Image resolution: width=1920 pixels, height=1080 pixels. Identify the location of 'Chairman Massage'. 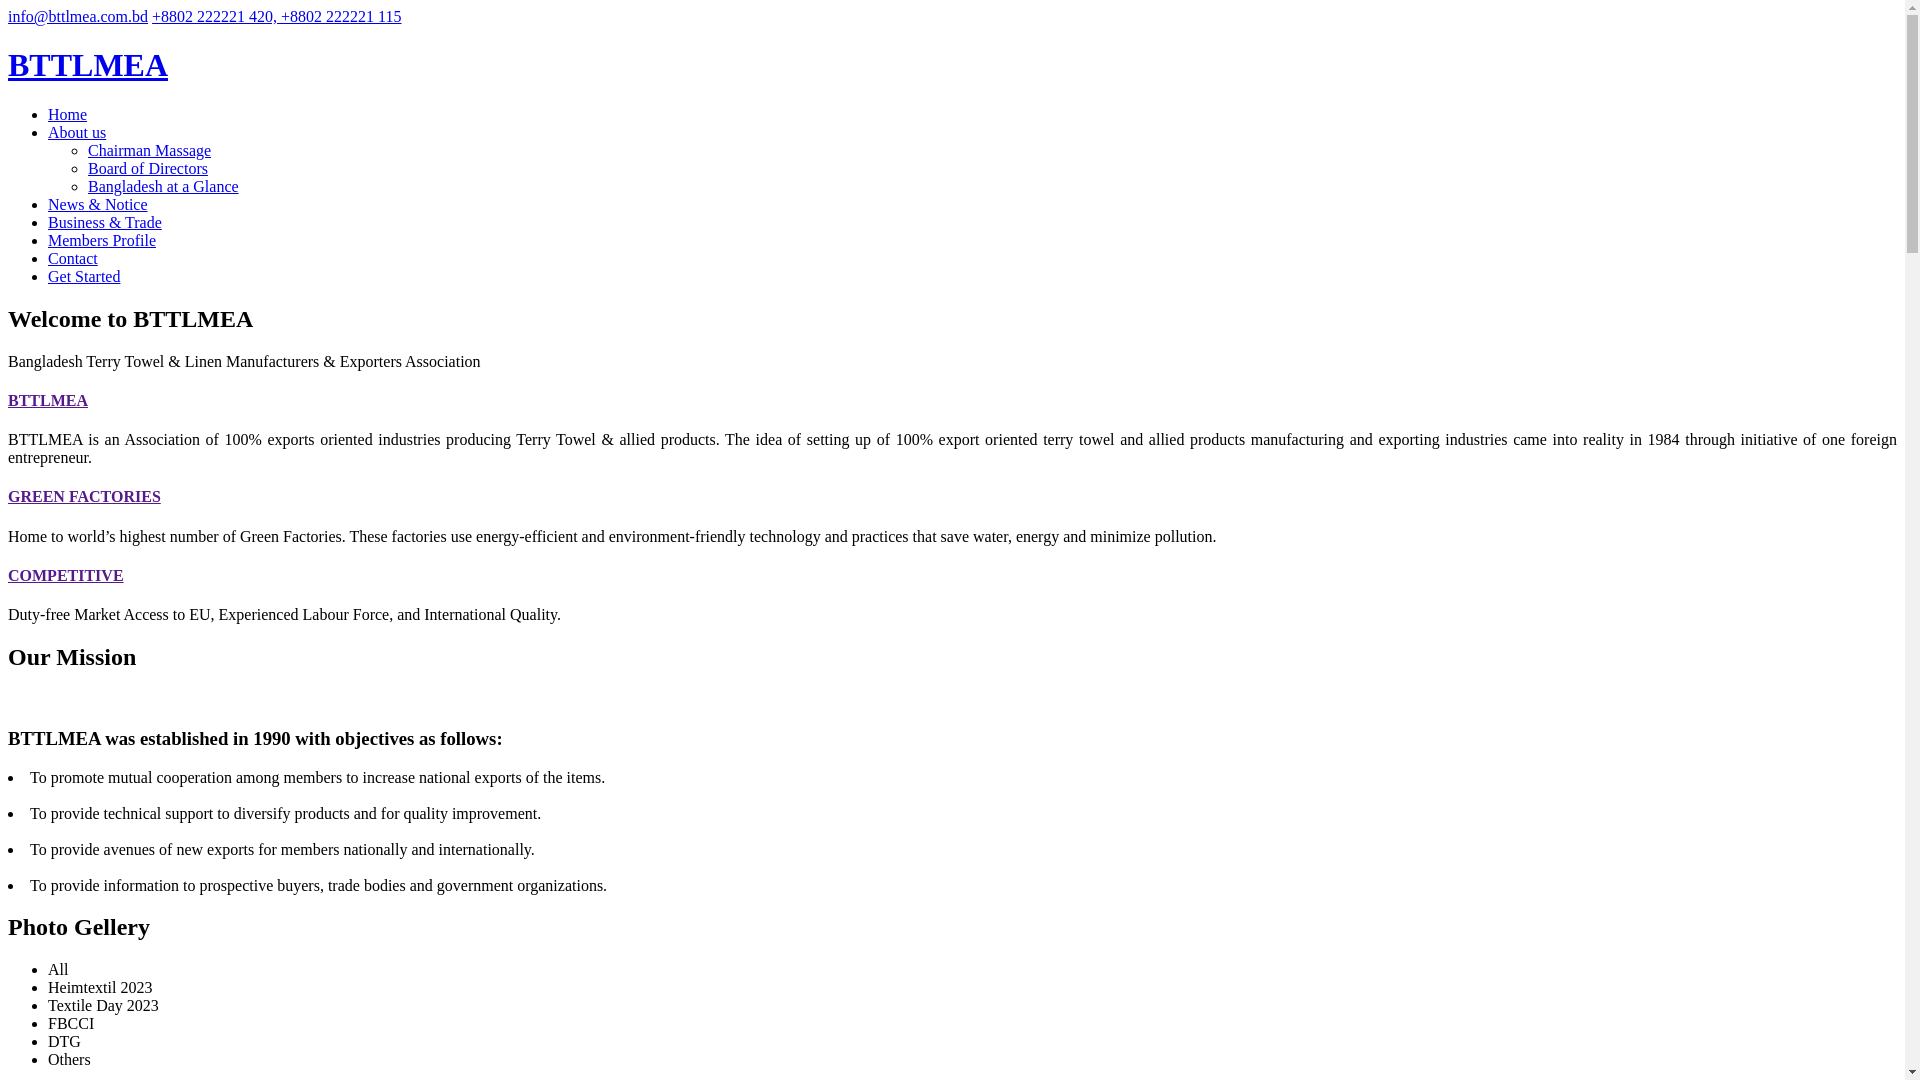
(148, 149).